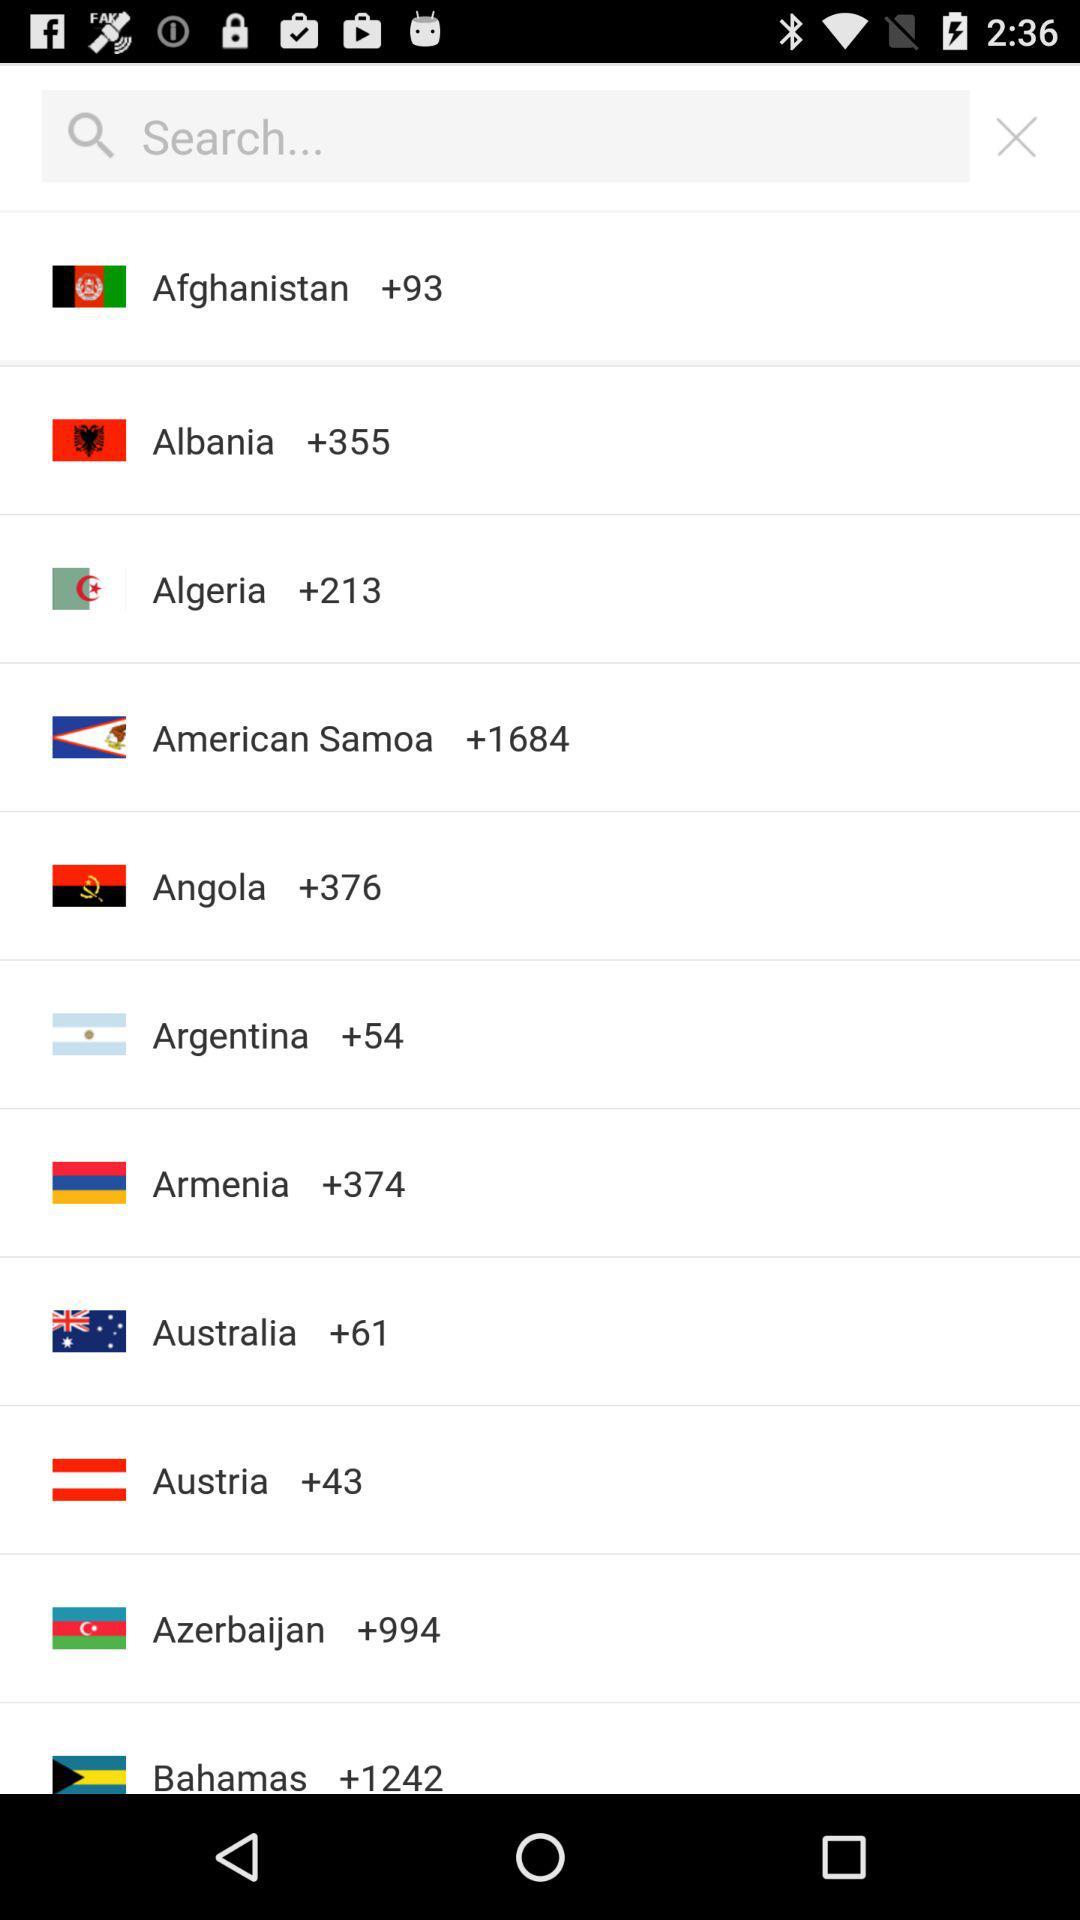 The width and height of the screenshot is (1080, 1920). I want to click on search box, so click(504, 135).